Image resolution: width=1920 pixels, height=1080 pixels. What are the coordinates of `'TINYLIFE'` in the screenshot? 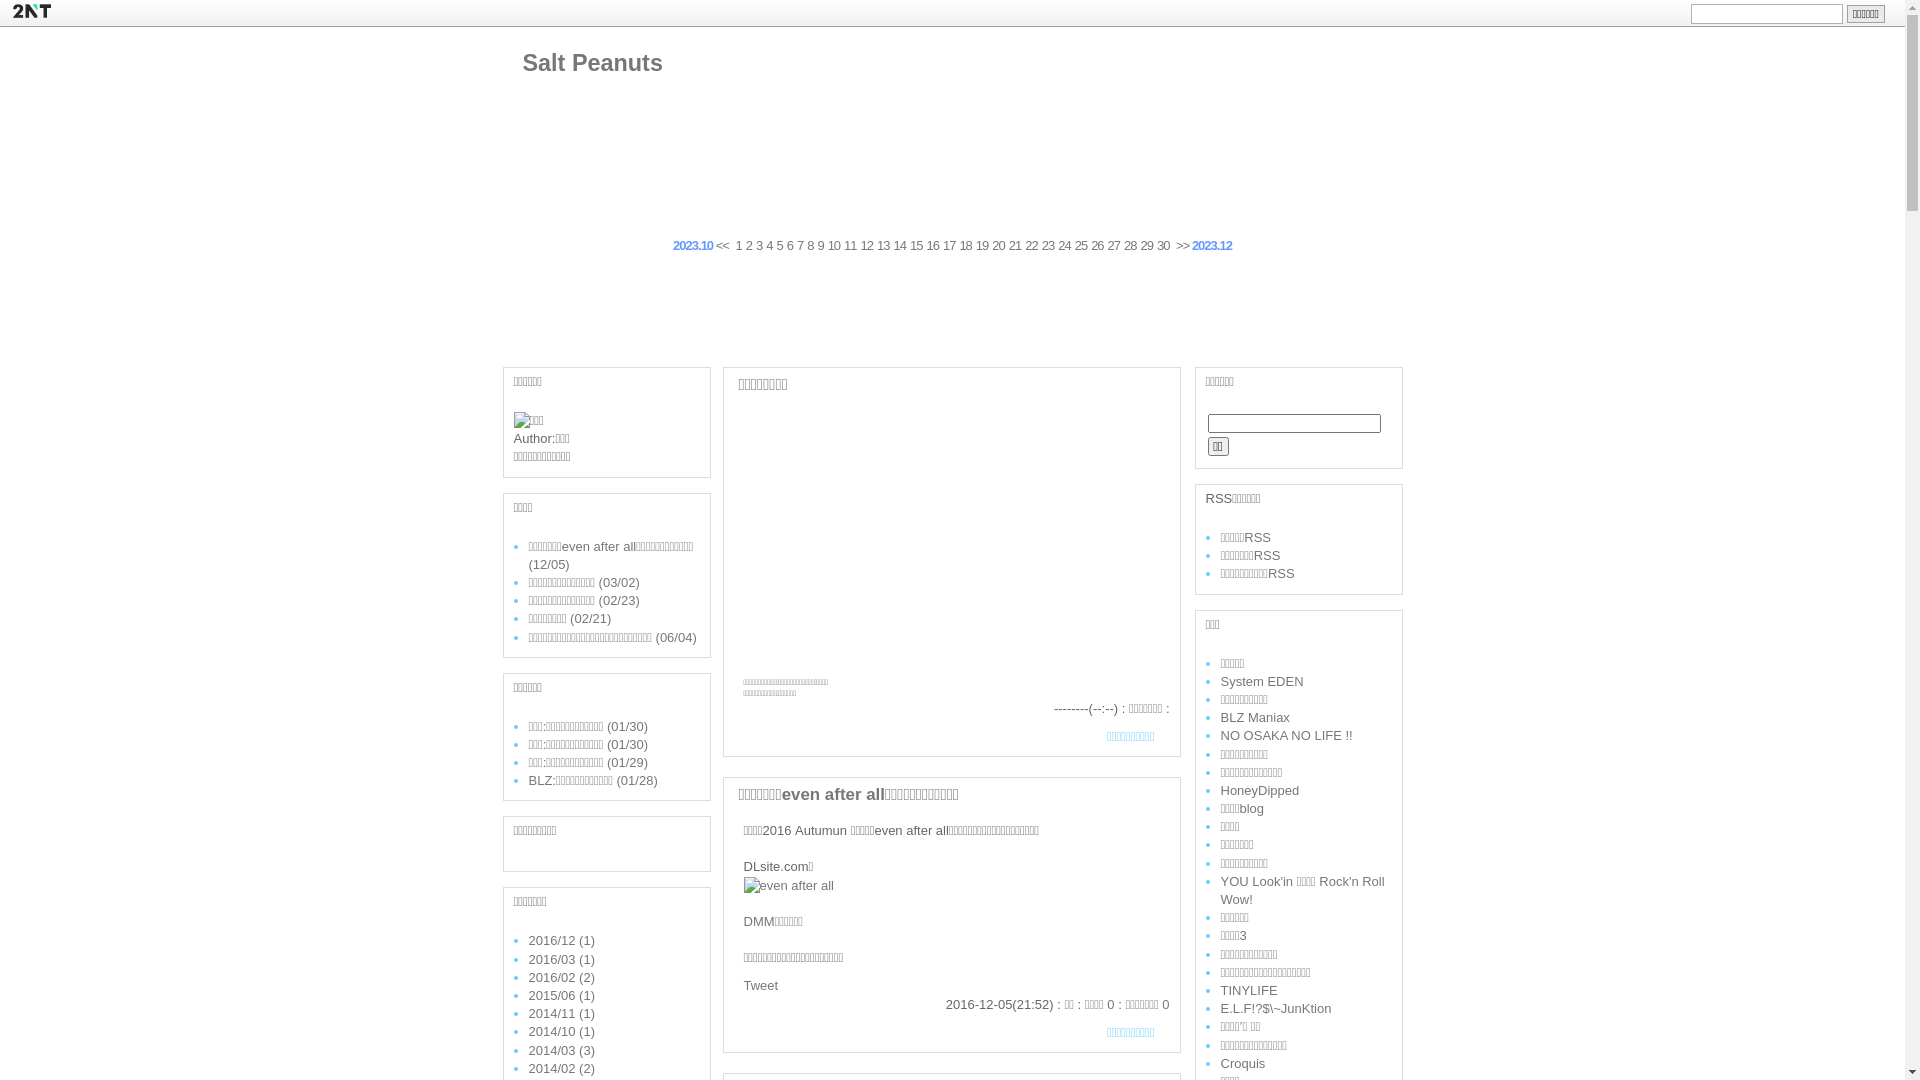 It's located at (1247, 990).